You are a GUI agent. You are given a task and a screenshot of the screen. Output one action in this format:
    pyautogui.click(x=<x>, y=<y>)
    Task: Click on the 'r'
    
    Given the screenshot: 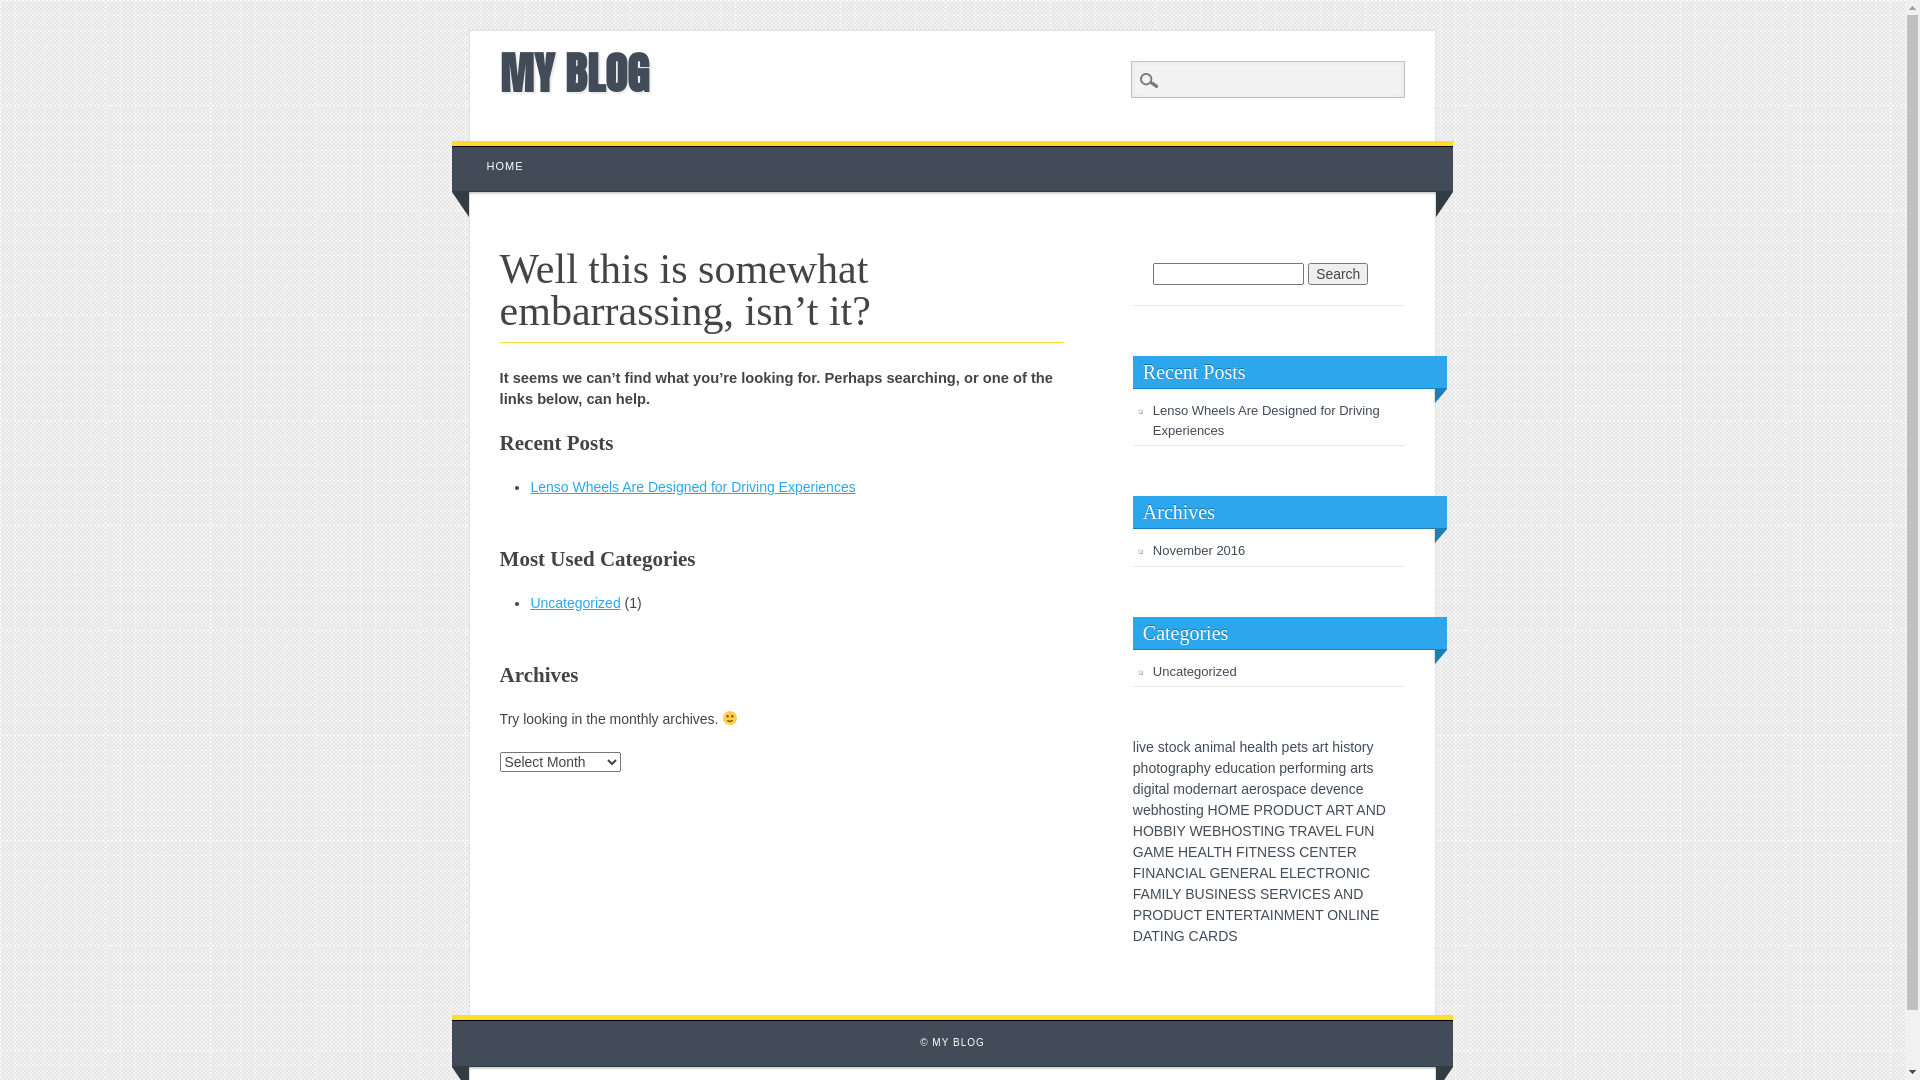 What is the action you would take?
    pyautogui.click(x=1358, y=766)
    